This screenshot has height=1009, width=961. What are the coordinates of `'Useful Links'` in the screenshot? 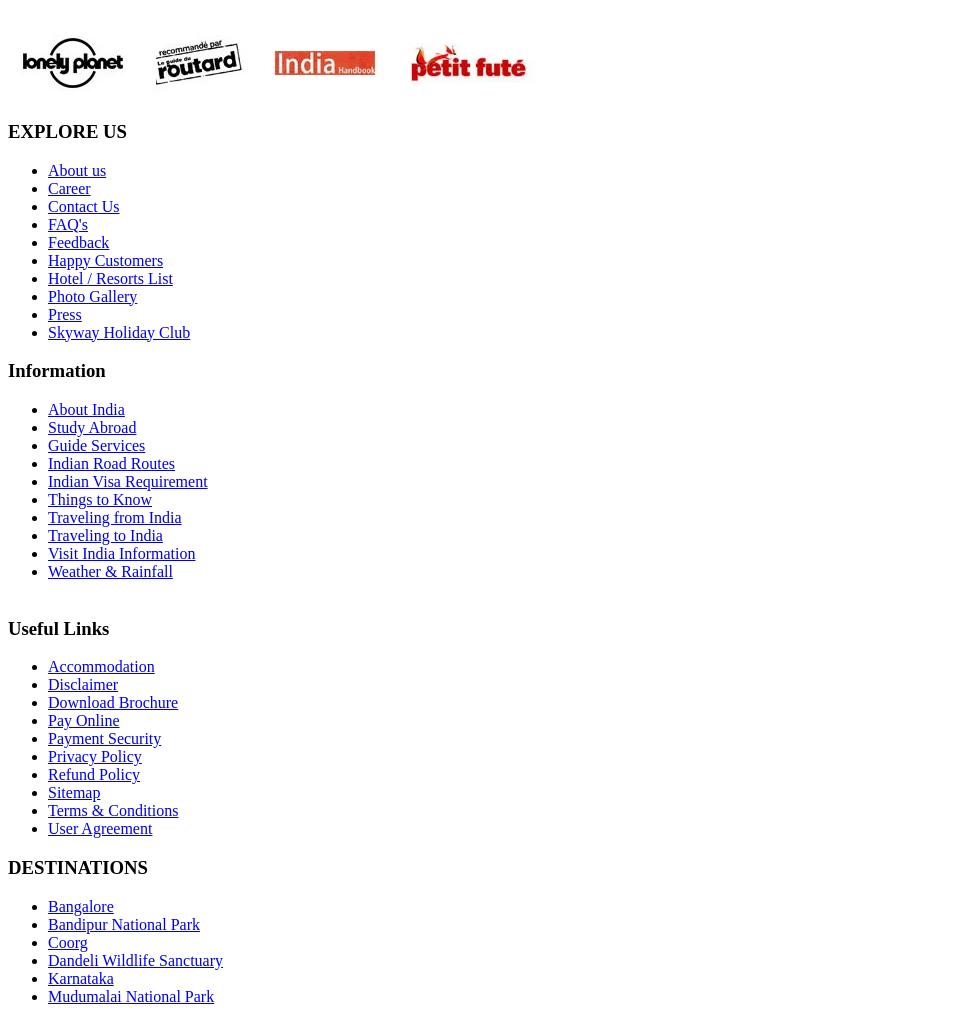 It's located at (58, 627).